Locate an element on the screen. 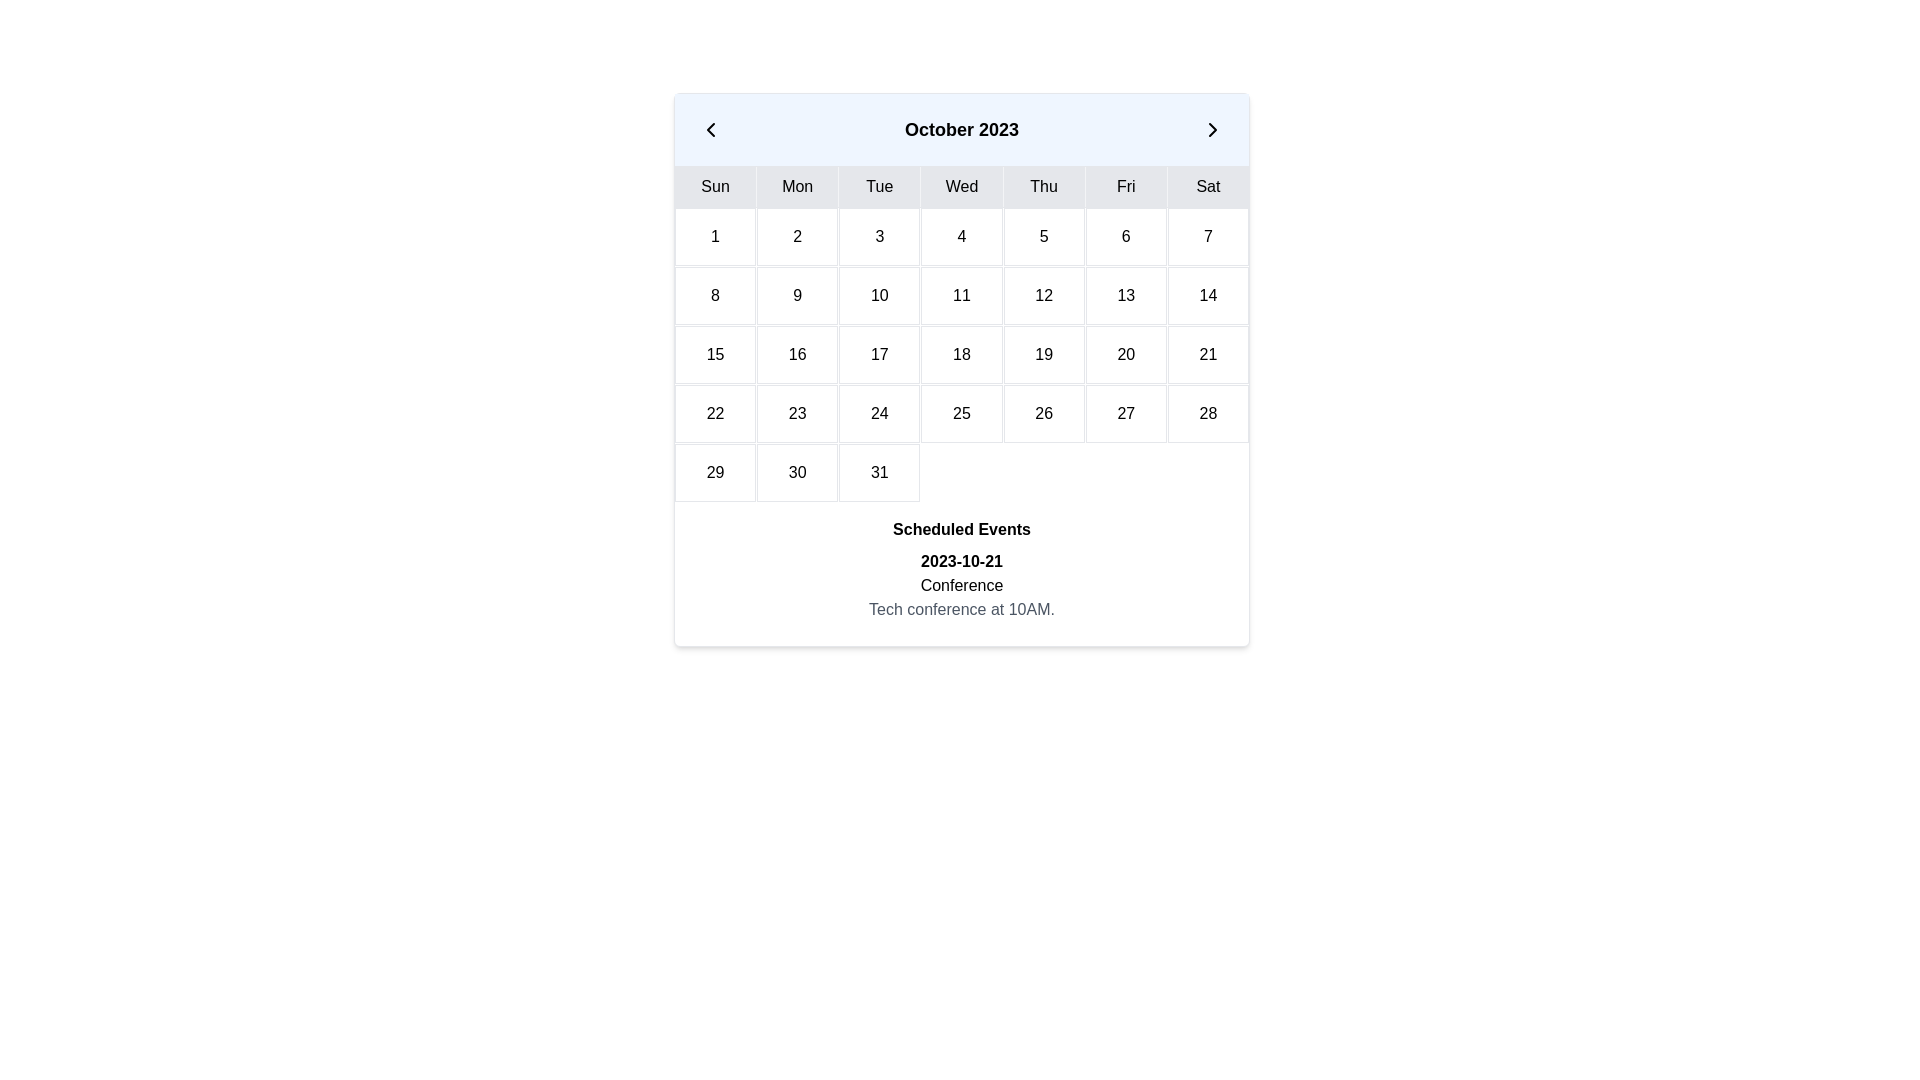 Image resolution: width=1920 pixels, height=1080 pixels. the Textual date block representing the 16th day in the calendar interface is located at coordinates (796, 353).